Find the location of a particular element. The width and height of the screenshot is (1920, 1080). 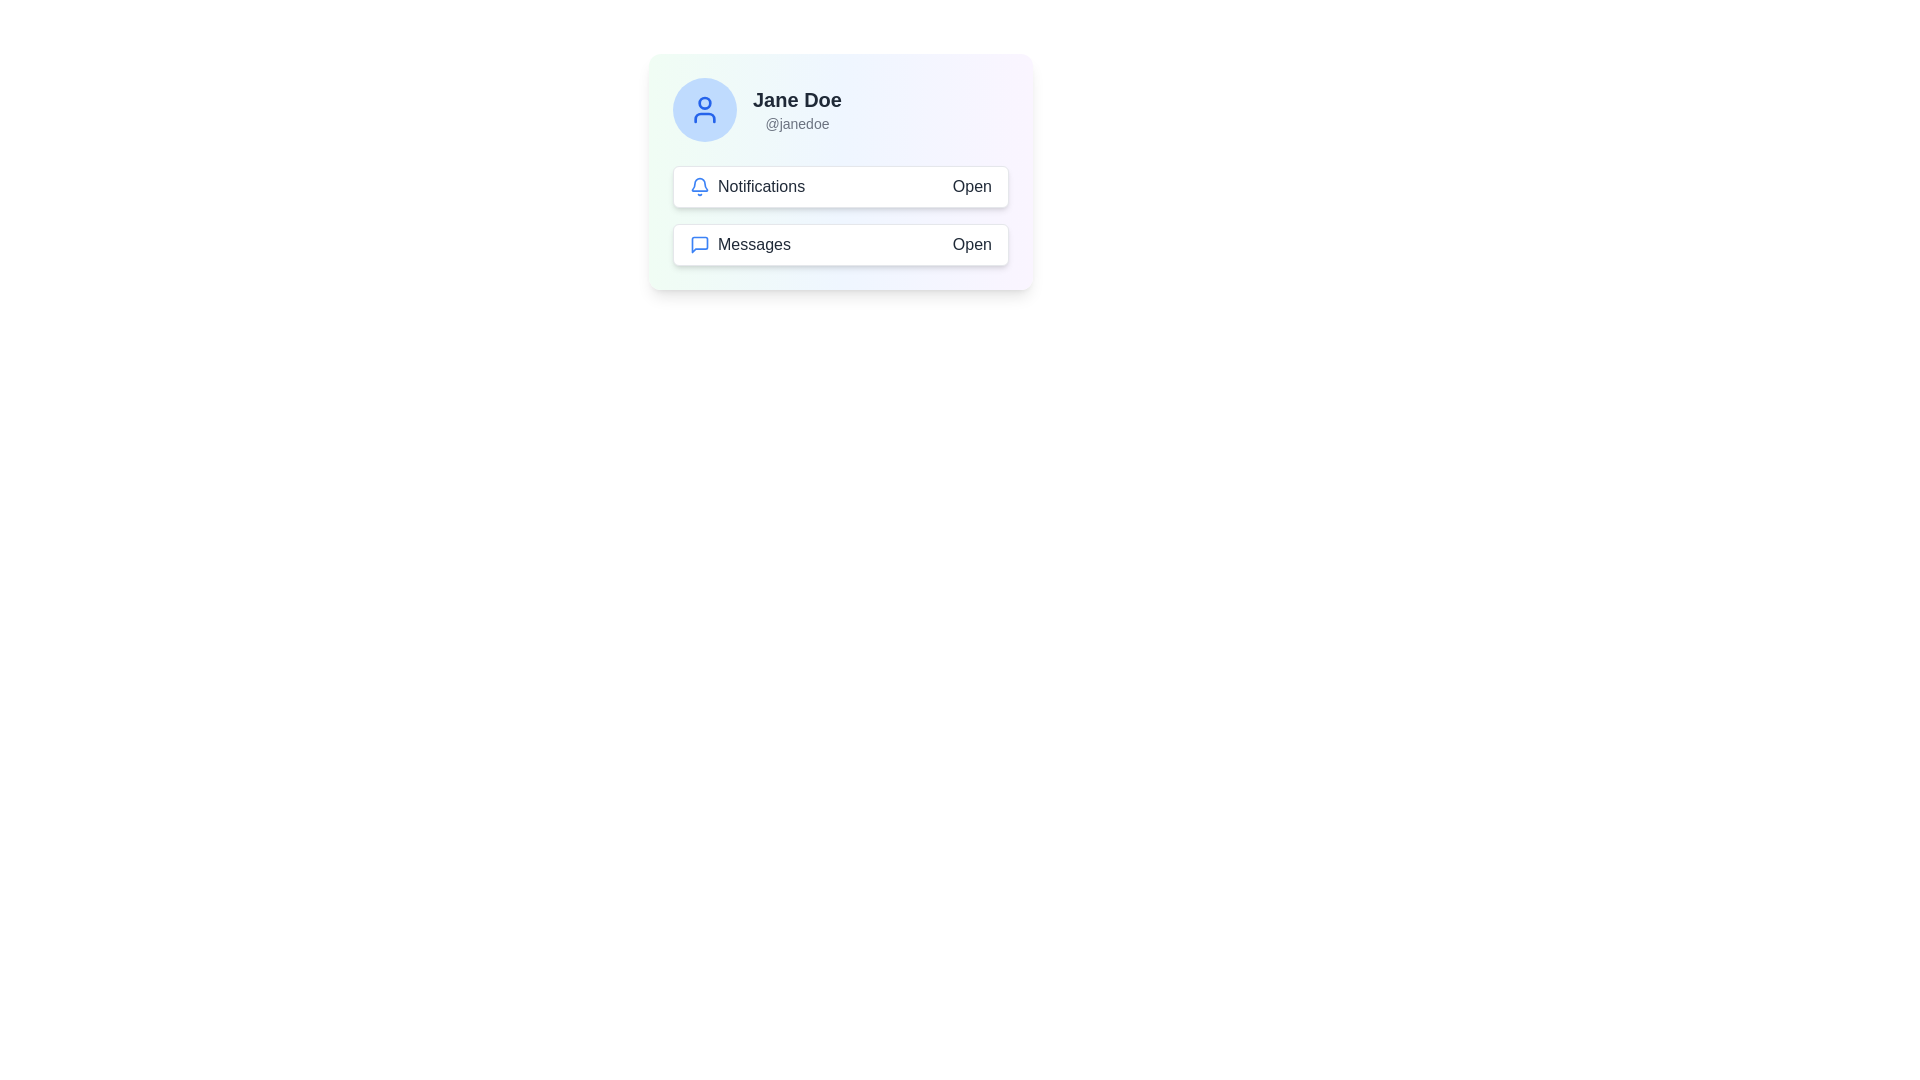

the 'Open' text label, which is styled in black and located in the right section of a horizontal layout, directly corresponding to the 'Messages' label on the left is located at coordinates (972, 244).